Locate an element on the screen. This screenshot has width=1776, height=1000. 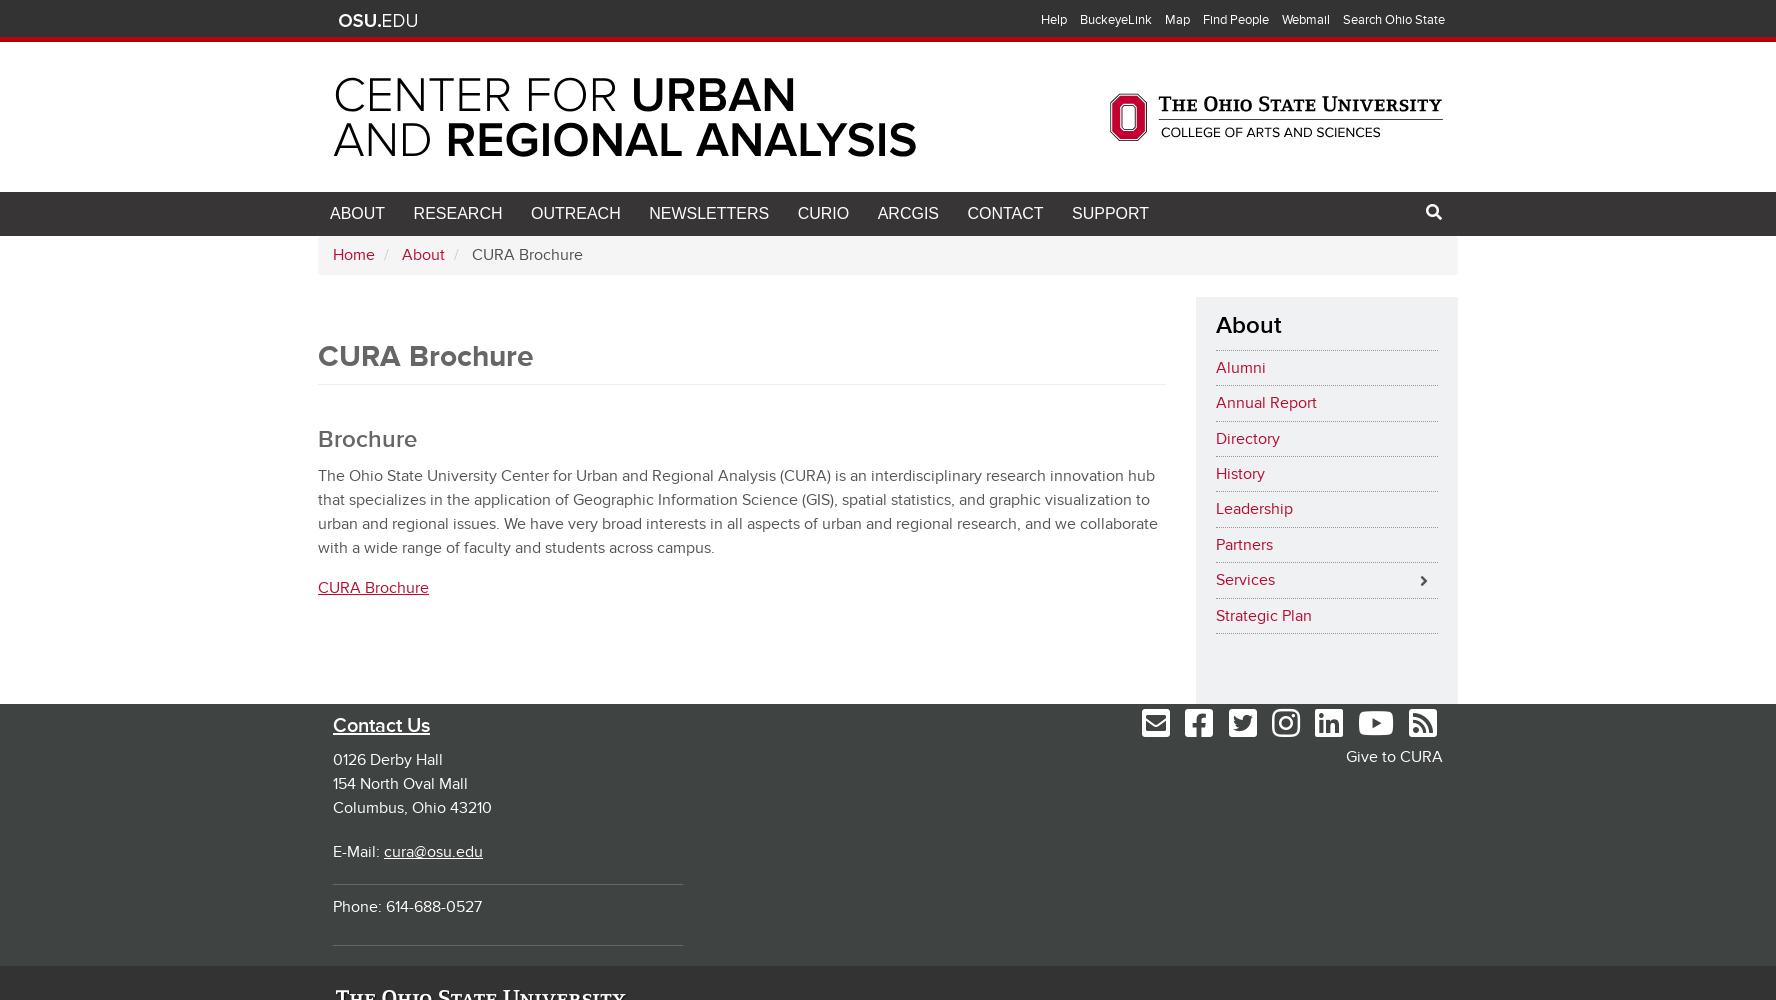
'The Ohio State University Center for Urban and Regional Analysis (CURA) is an interdisciplinary research innovation hub that specializes in the application of Geographic Information Science (GIS), spatial statistics, and graphic visualization to urban and regional issues. We have very broad interests in all aspects of urban and regional research, and we collaborate with a wide range of faculty and students across campus.' is located at coordinates (737, 511).